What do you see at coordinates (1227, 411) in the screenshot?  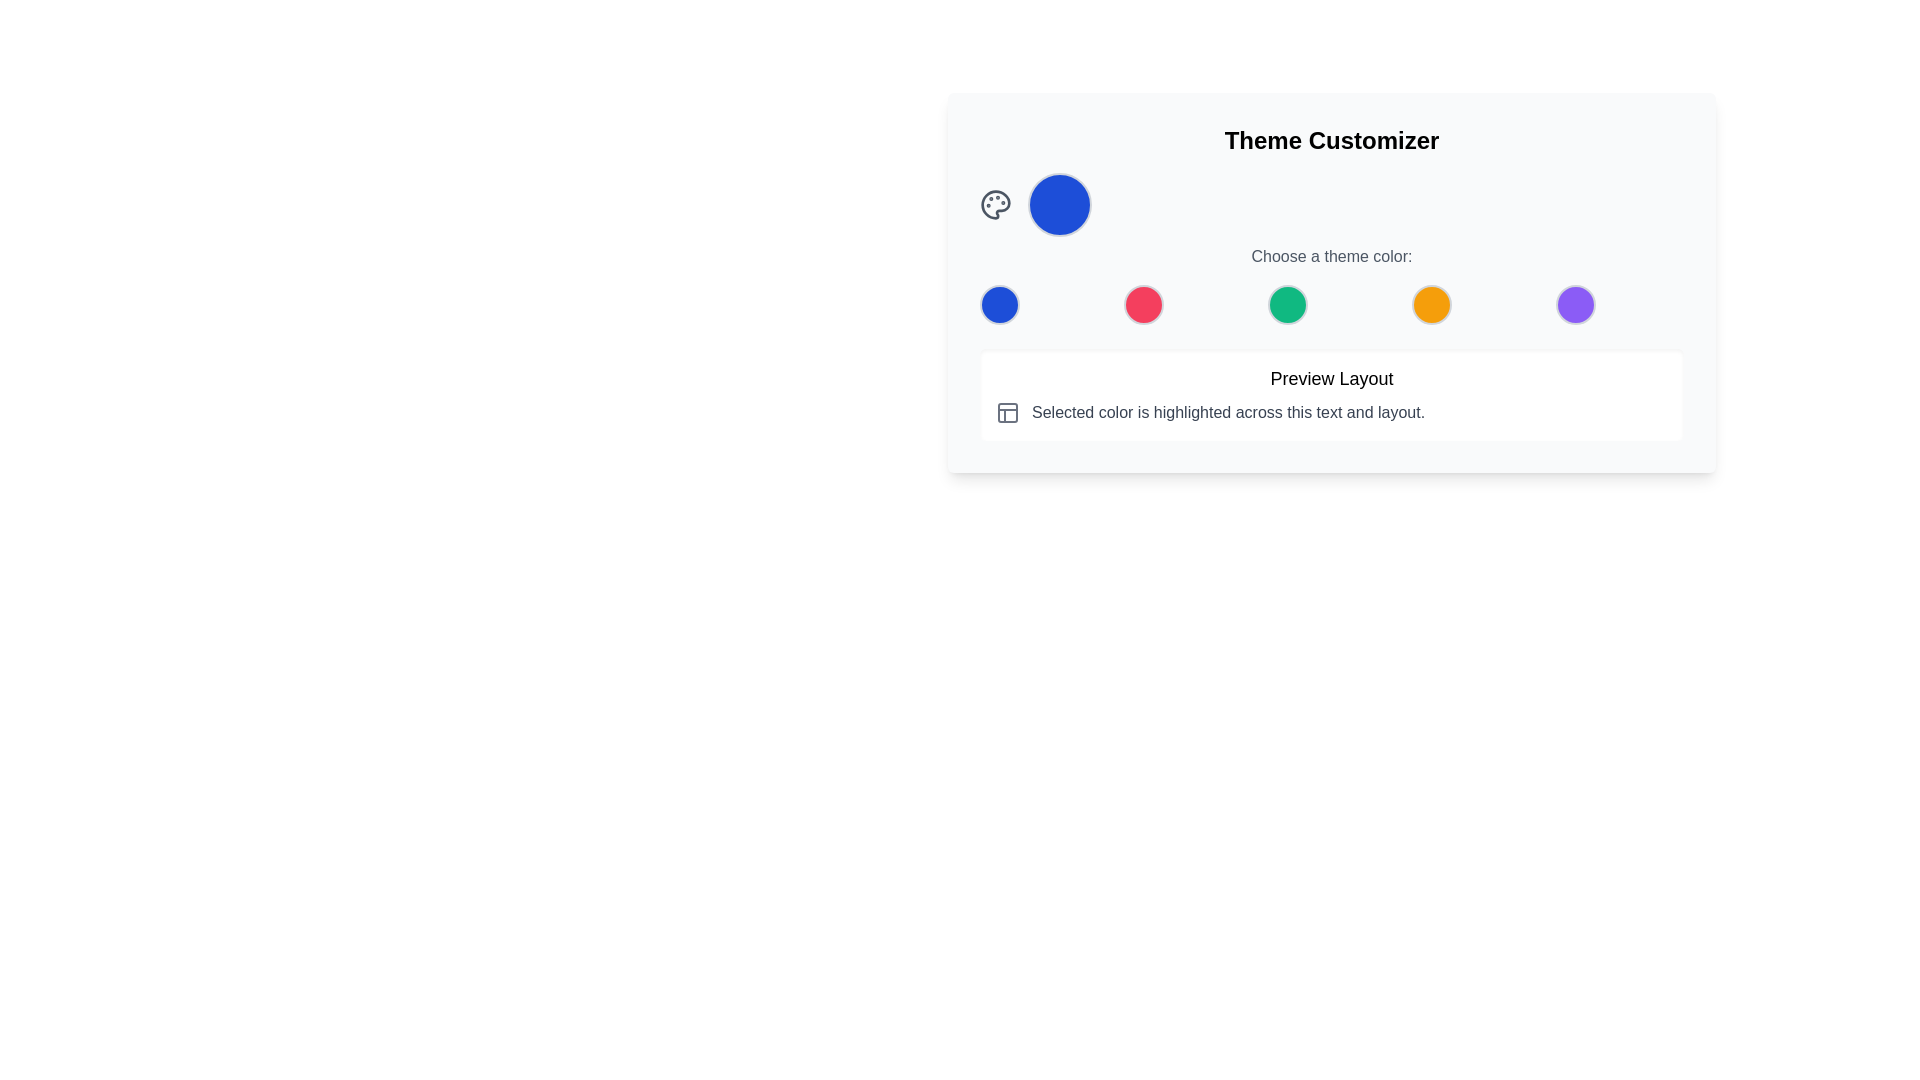 I see `informational text displayed in the text block that says 'Selected color is highlighted across this text and layout.' This text block is styled with a gray color and is located in the lower section of the Theme Customizer interface, to the right of a grid icon` at bounding box center [1227, 411].